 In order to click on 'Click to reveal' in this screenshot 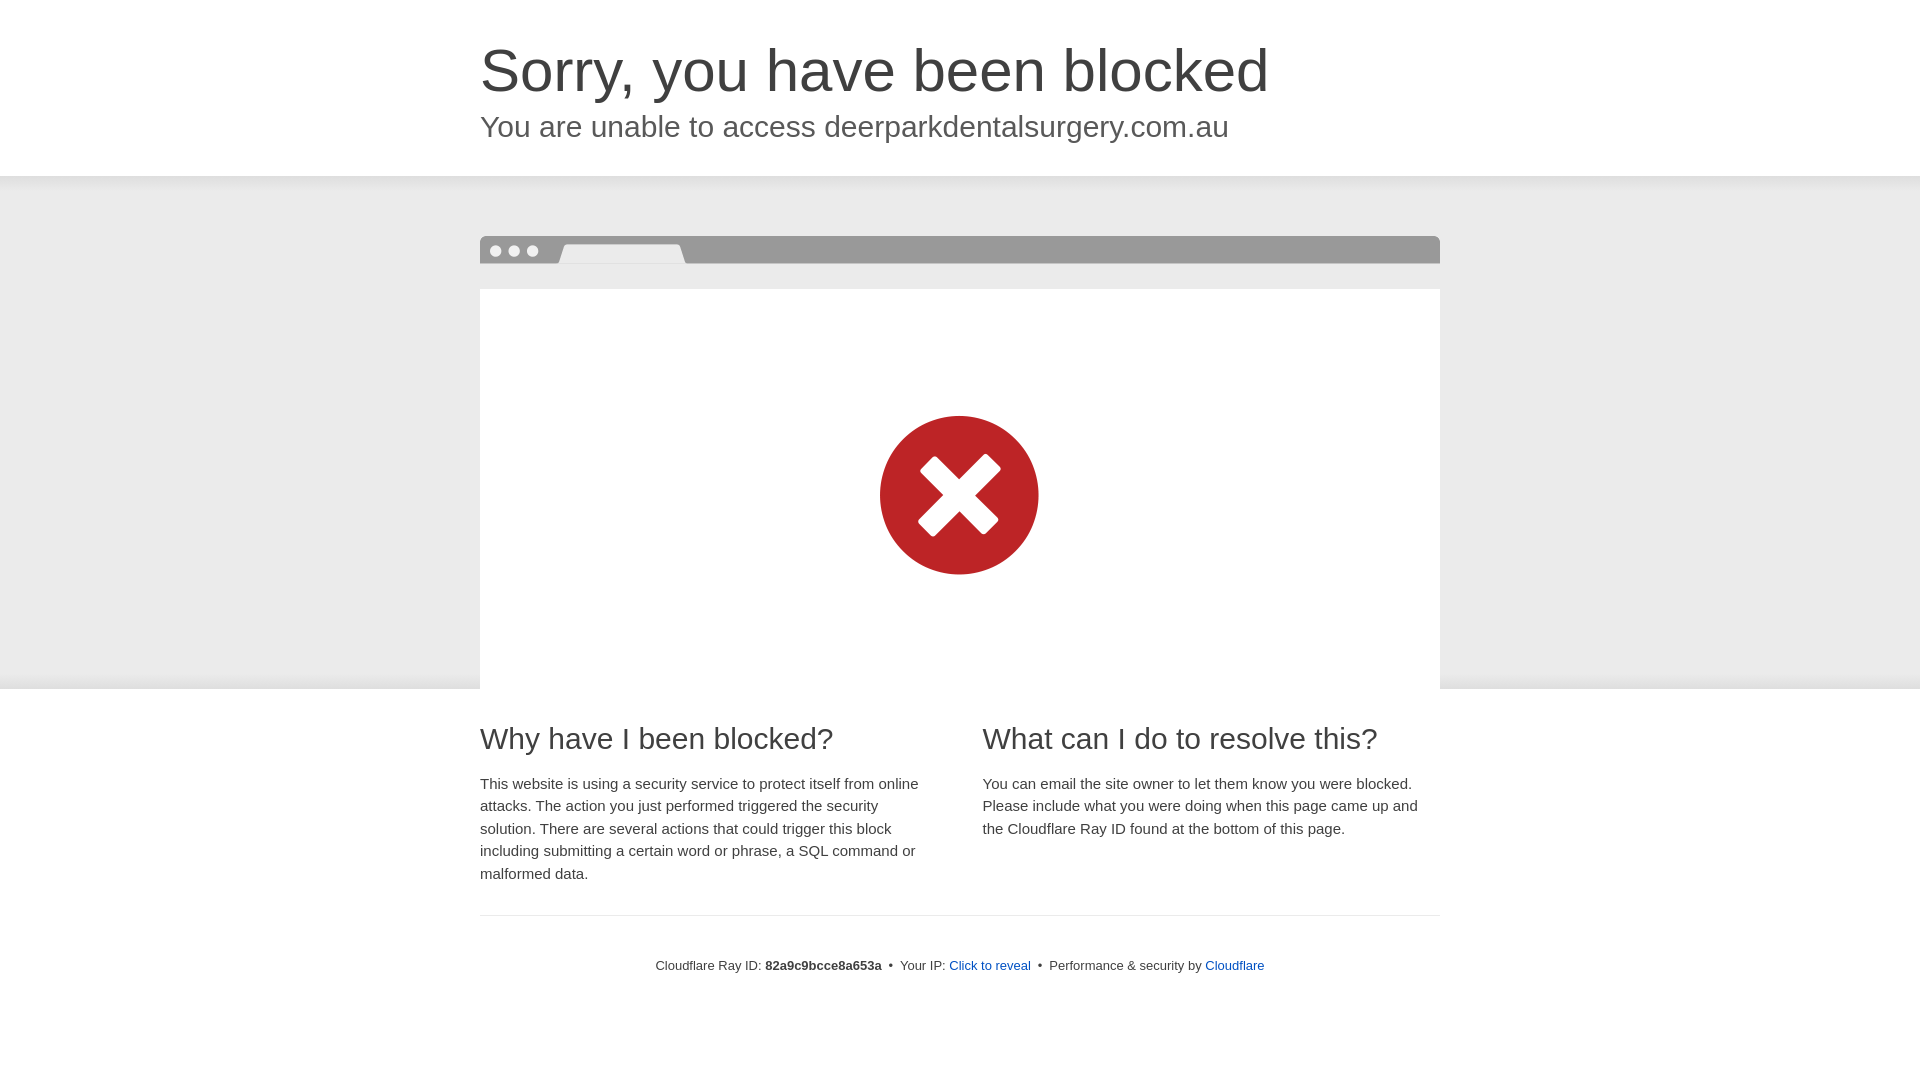, I will do `click(989, 964)`.